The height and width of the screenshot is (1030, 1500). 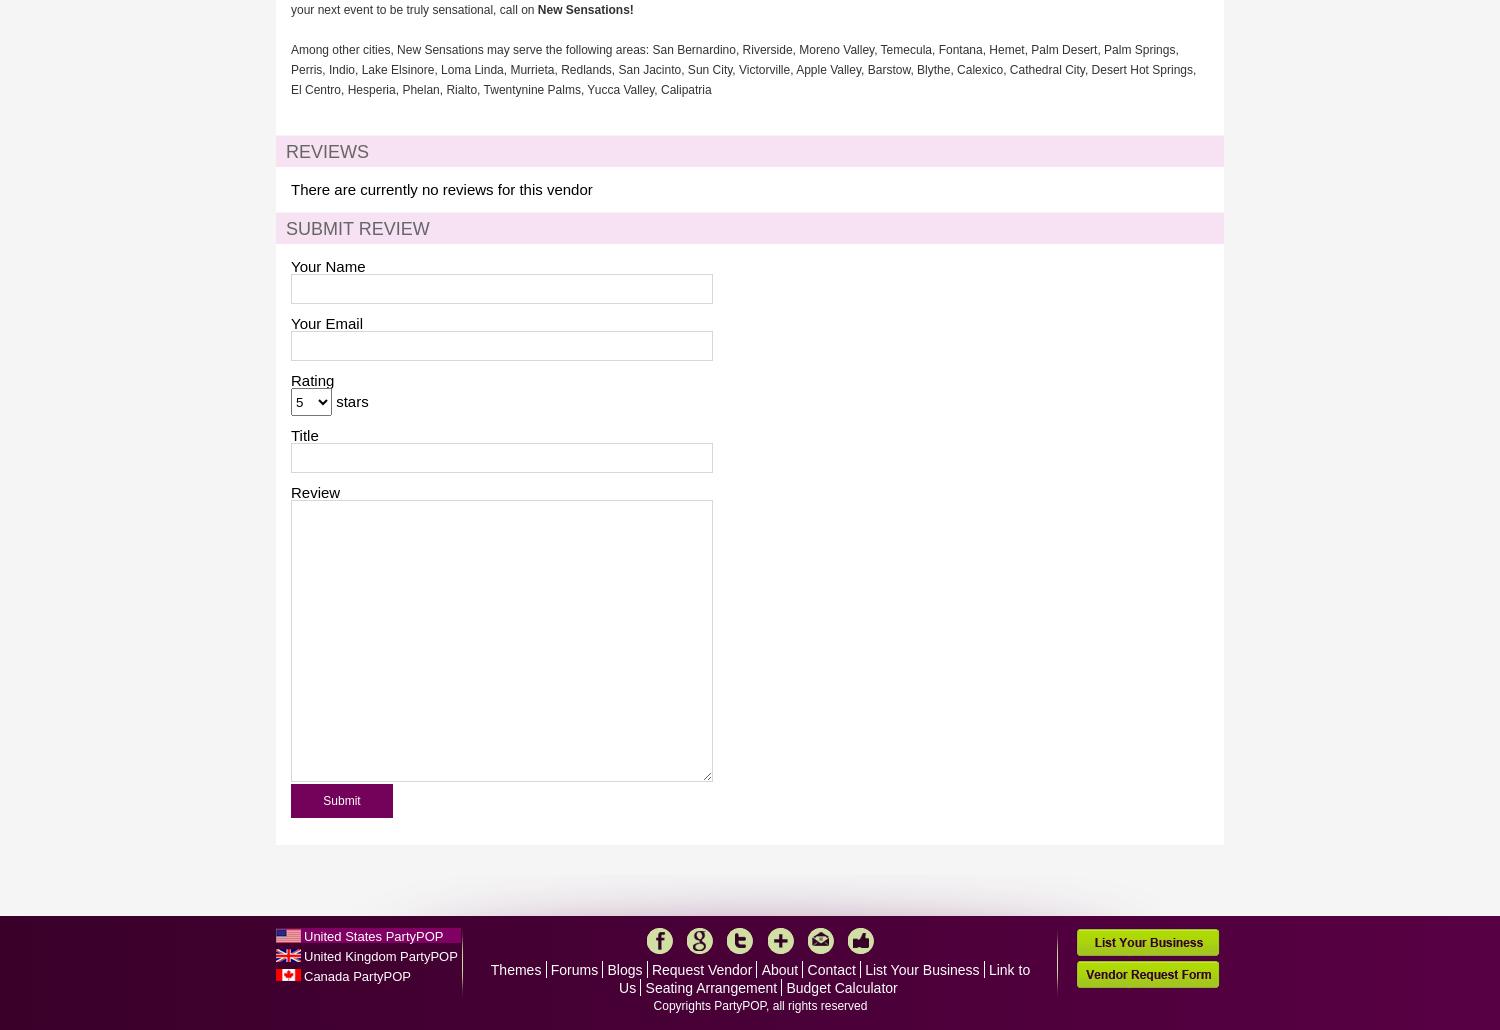 I want to click on 'List Your Business', so click(x=922, y=968).